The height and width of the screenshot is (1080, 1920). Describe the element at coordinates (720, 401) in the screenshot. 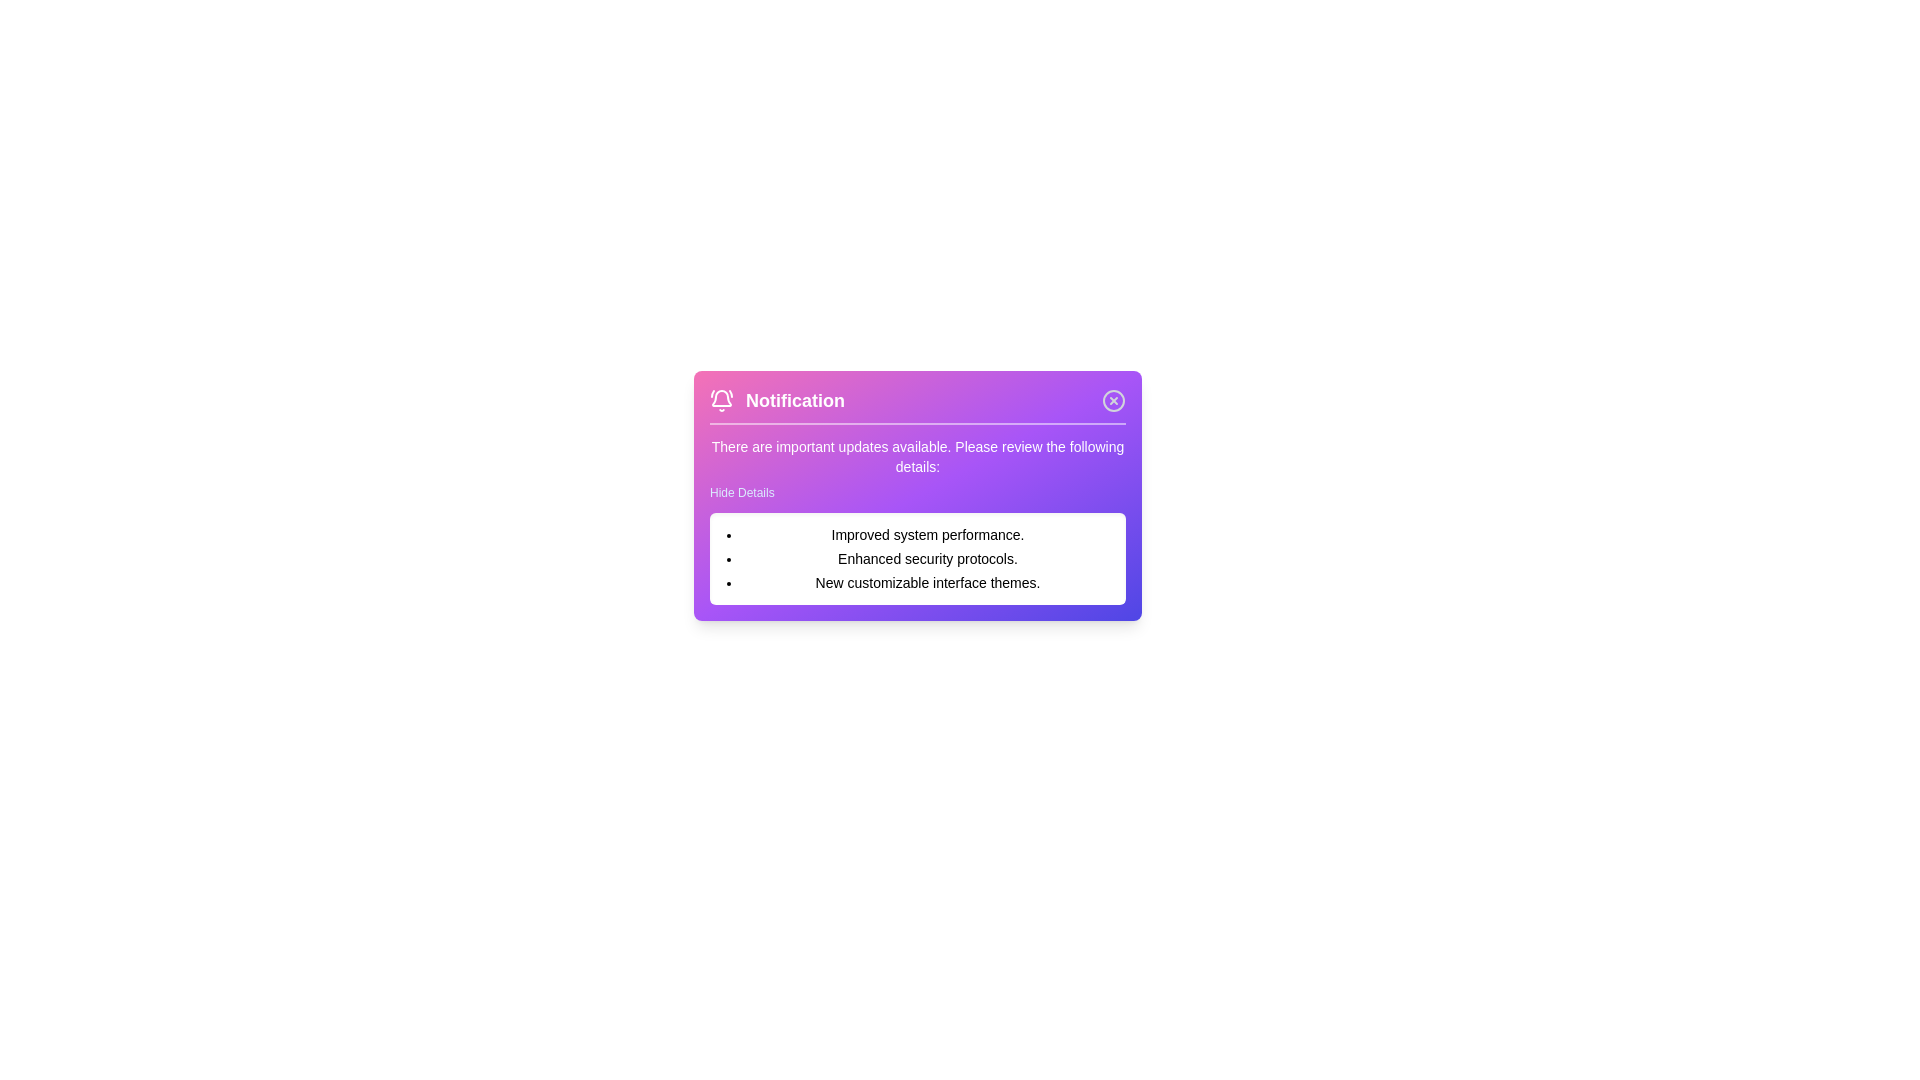

I see `the notification icon to interact with it` at that location.